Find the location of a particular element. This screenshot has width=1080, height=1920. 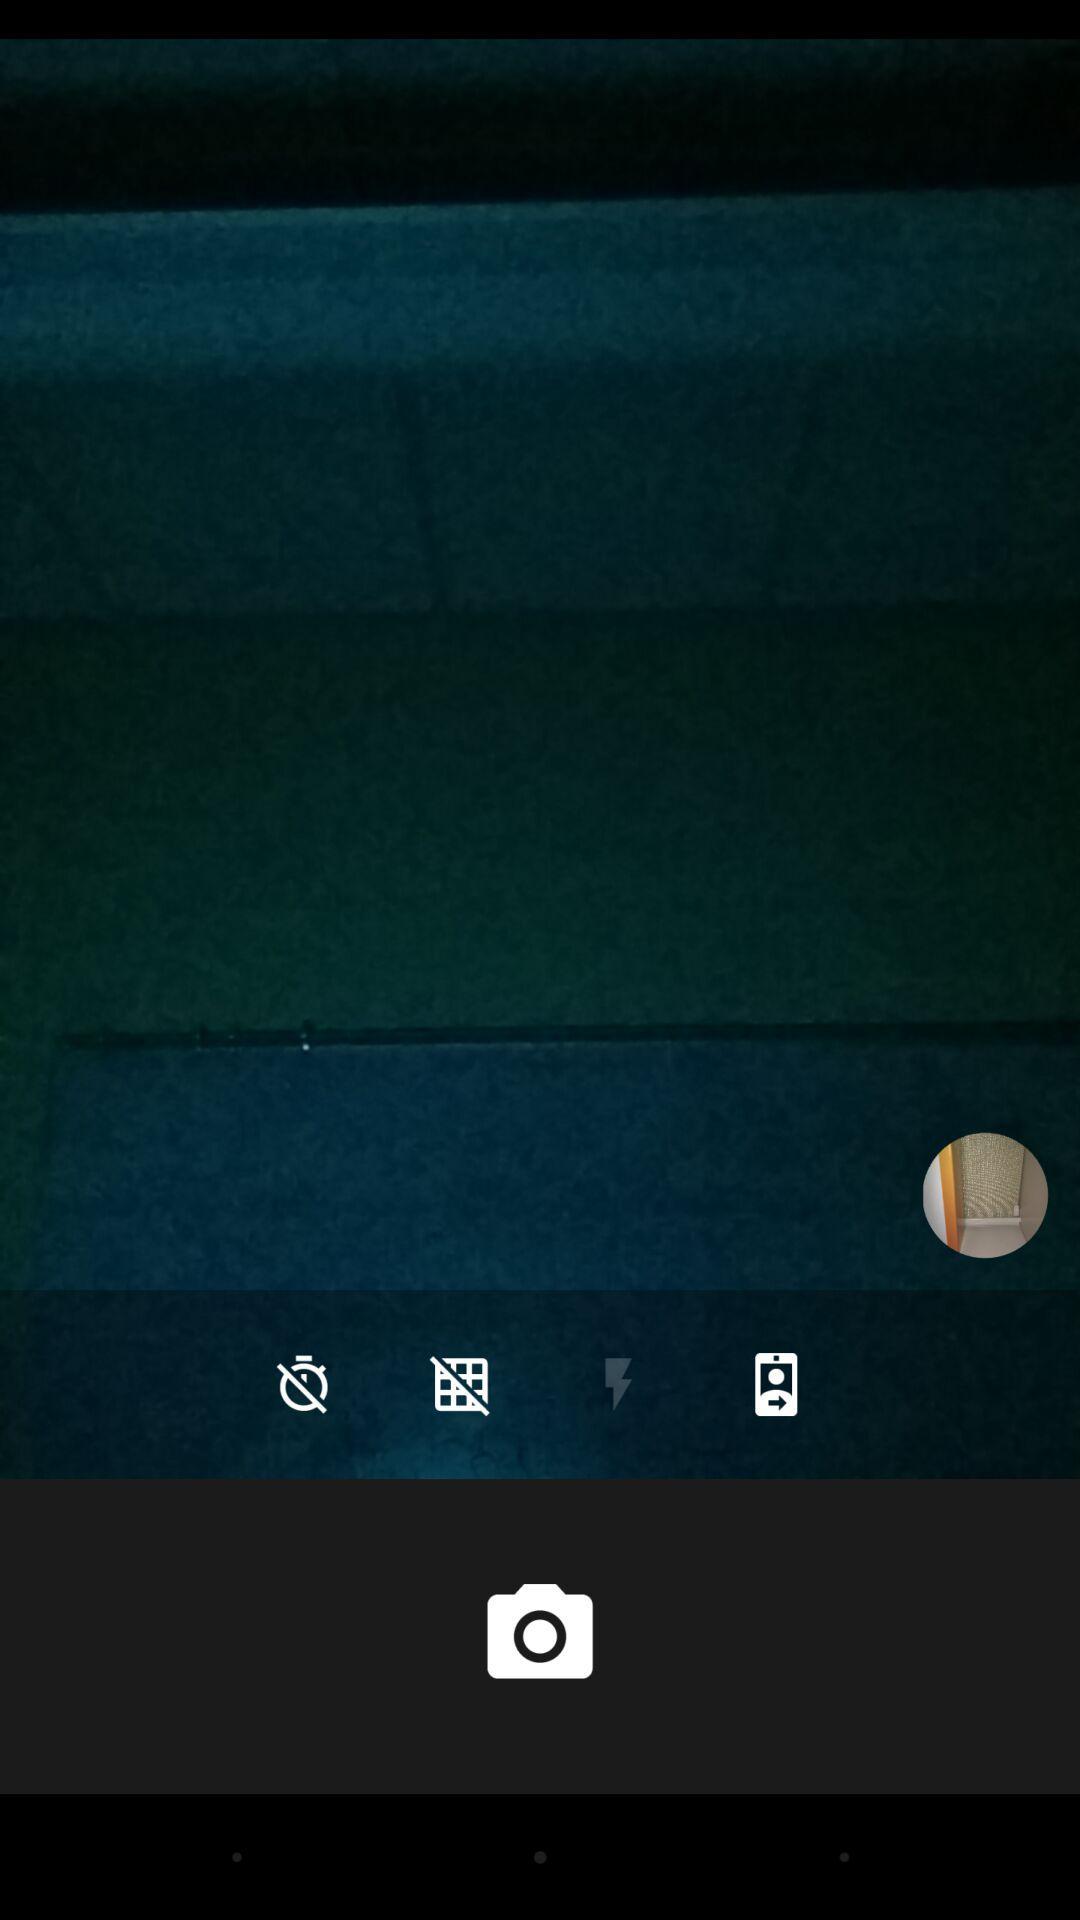

the icon on the right is located at coordinates (984, 1195).